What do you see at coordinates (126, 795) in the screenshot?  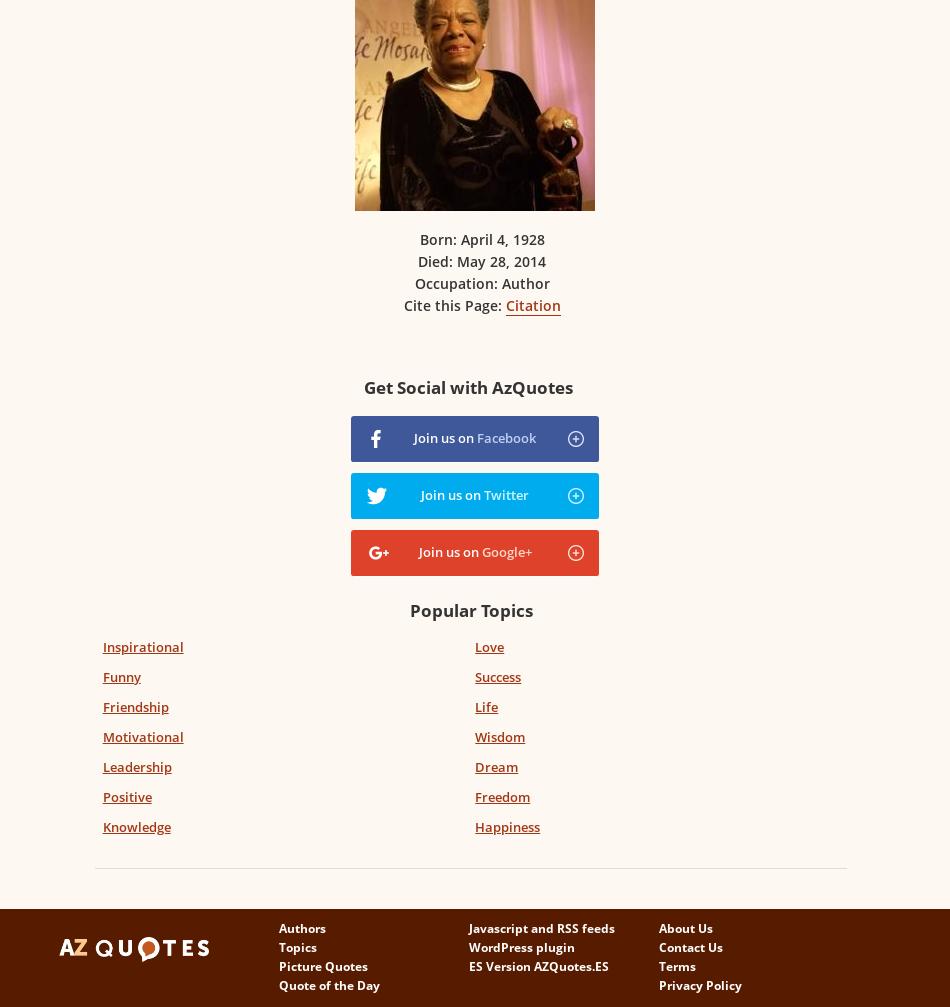 I see `'Positive'` at bounding box center [126, 795].